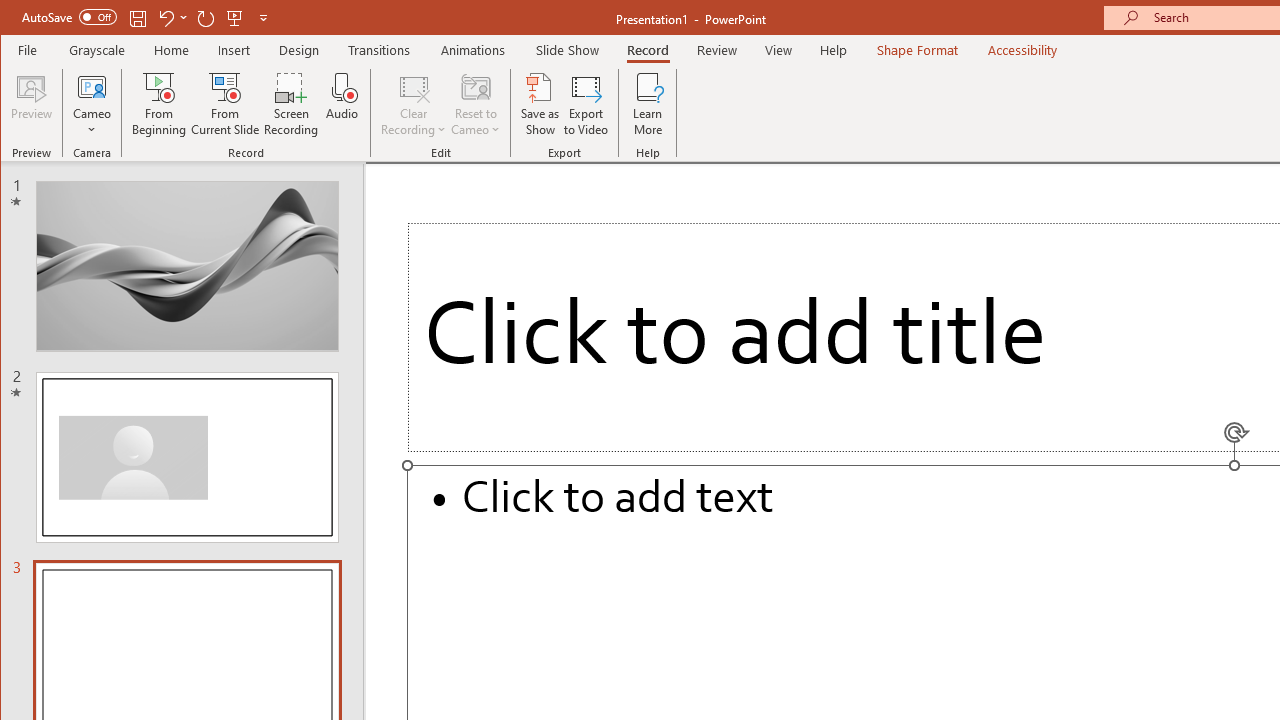 The width and height of the screenshot is (1280, 720). I want to click on 'Customize Quick Access Toolbar', so click(262, 17).